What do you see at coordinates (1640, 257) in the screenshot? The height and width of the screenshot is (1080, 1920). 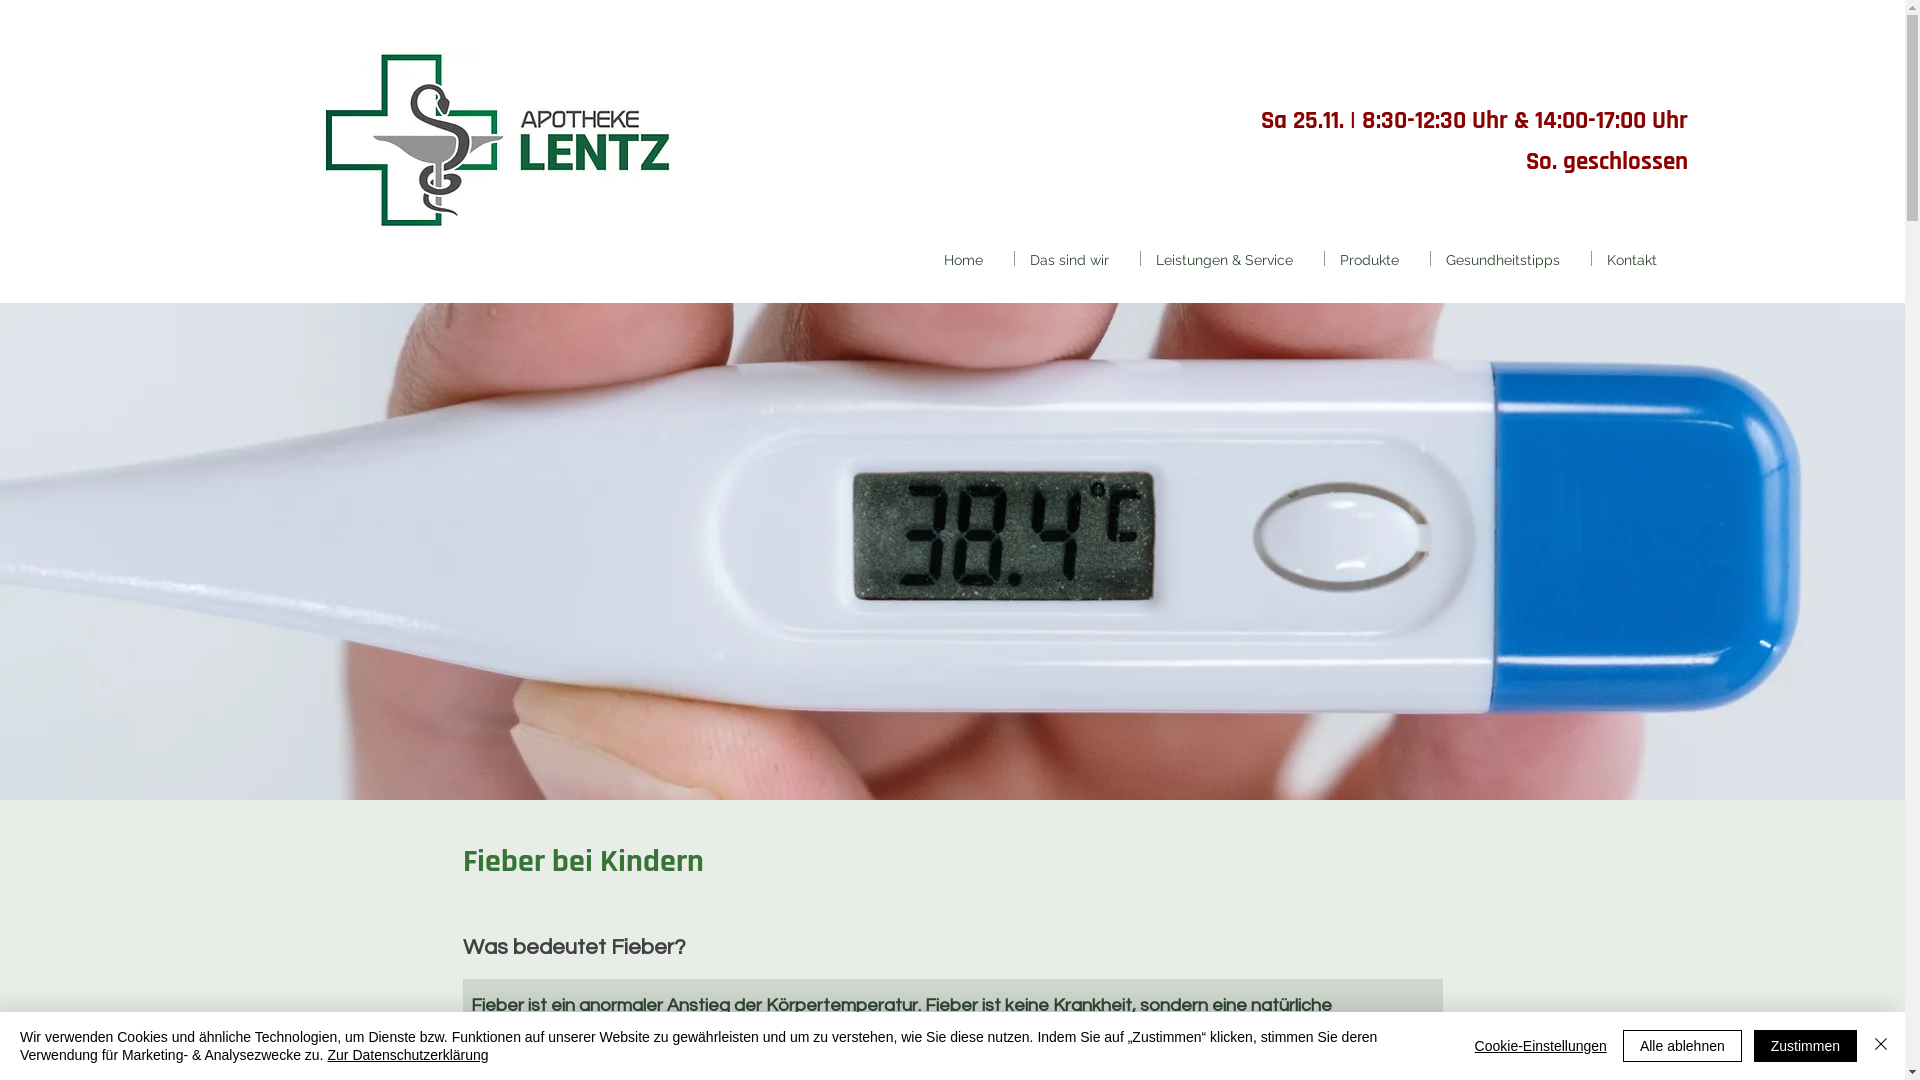 I see `'Kontakt'` at bounding box center [1640, 257].